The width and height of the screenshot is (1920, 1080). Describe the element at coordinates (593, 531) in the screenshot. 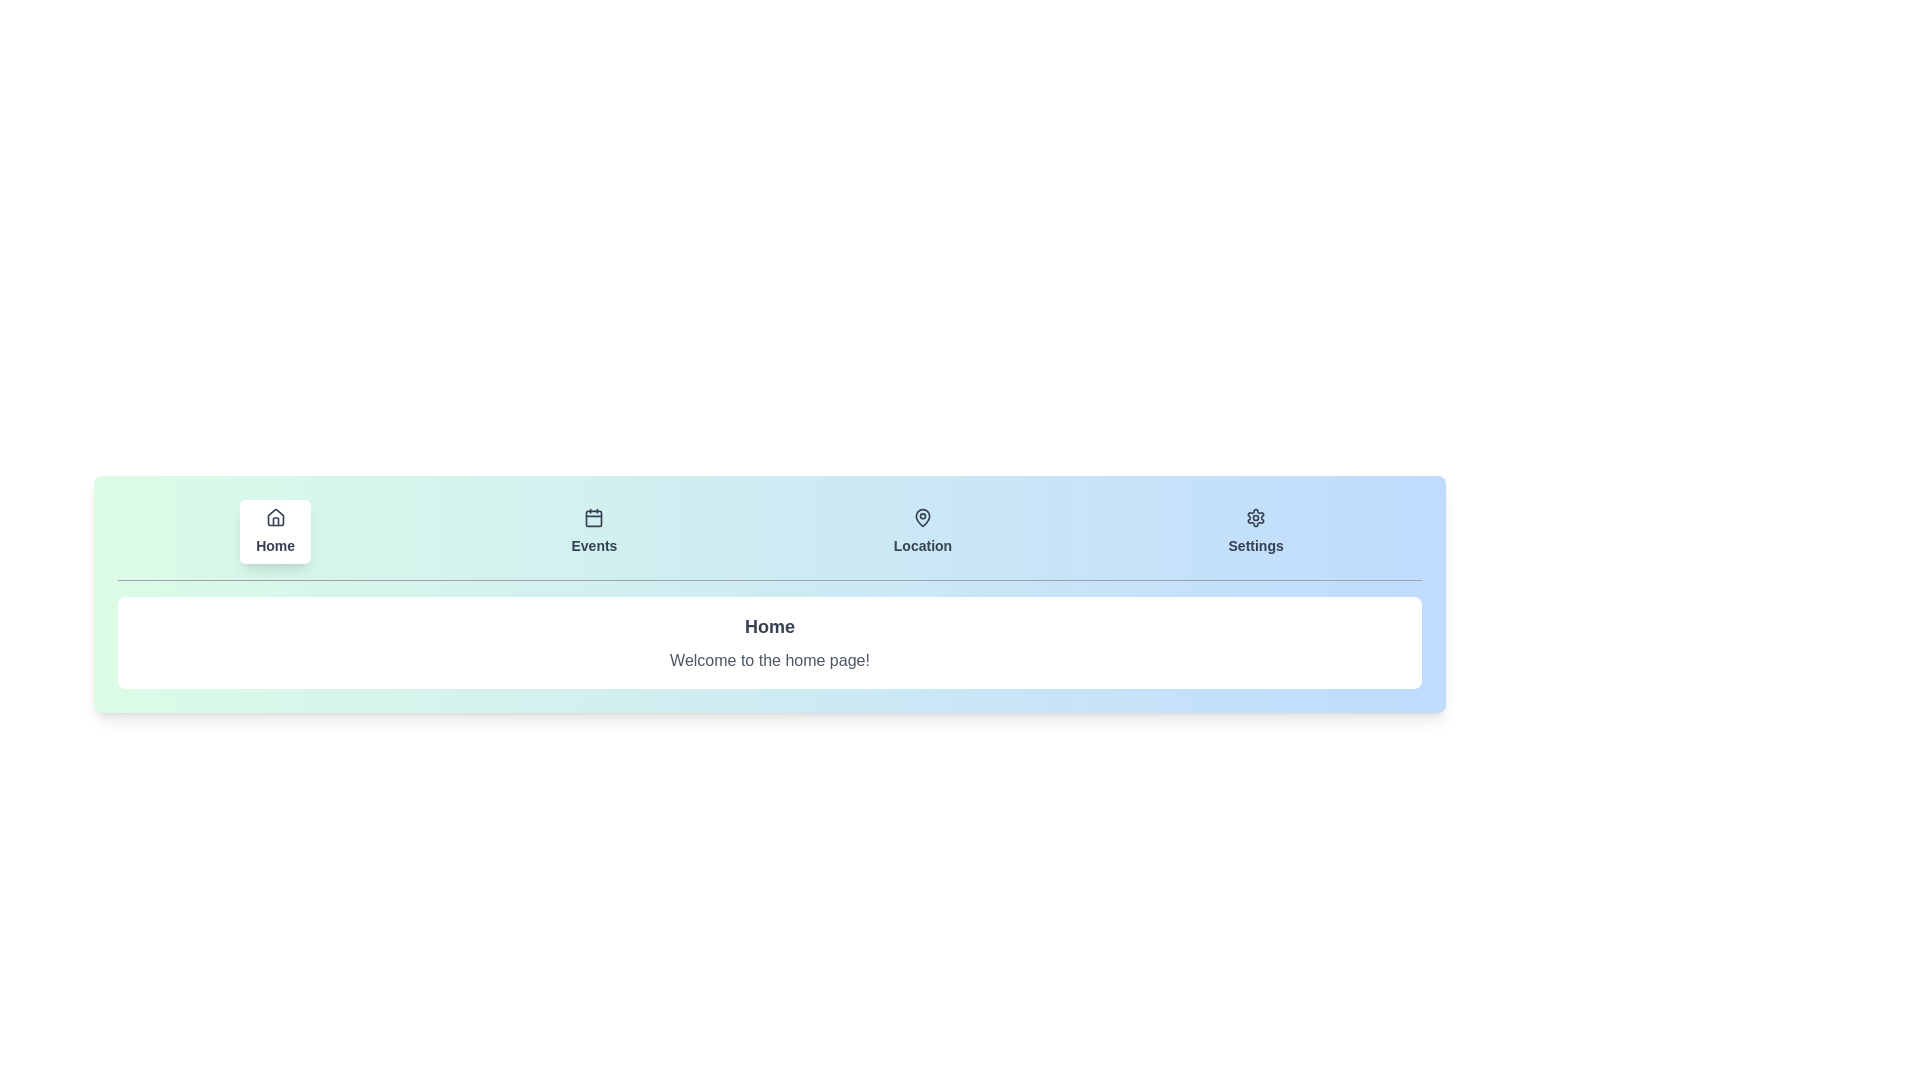

I see `the tab labeled Events to observe the visual feedback` at that location.